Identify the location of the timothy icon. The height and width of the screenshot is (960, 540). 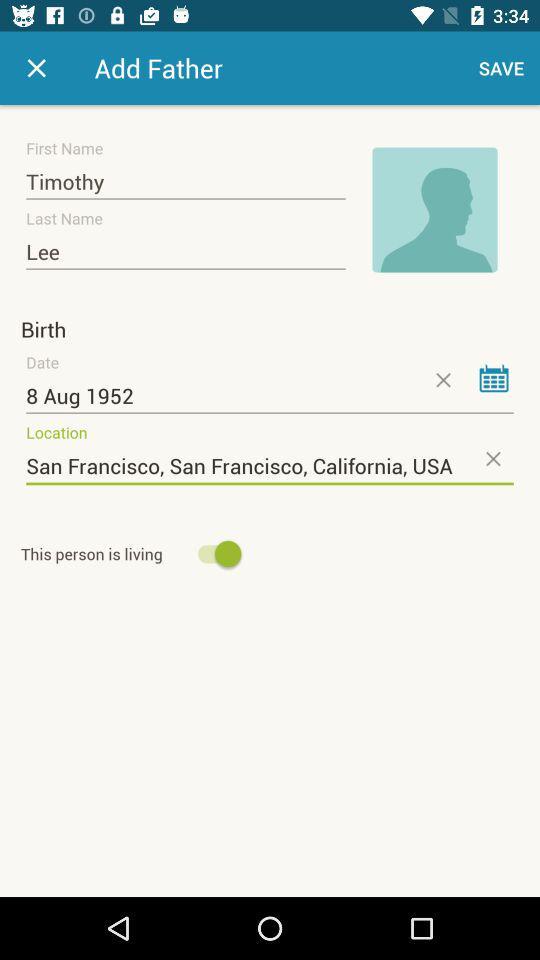
(185, 182).